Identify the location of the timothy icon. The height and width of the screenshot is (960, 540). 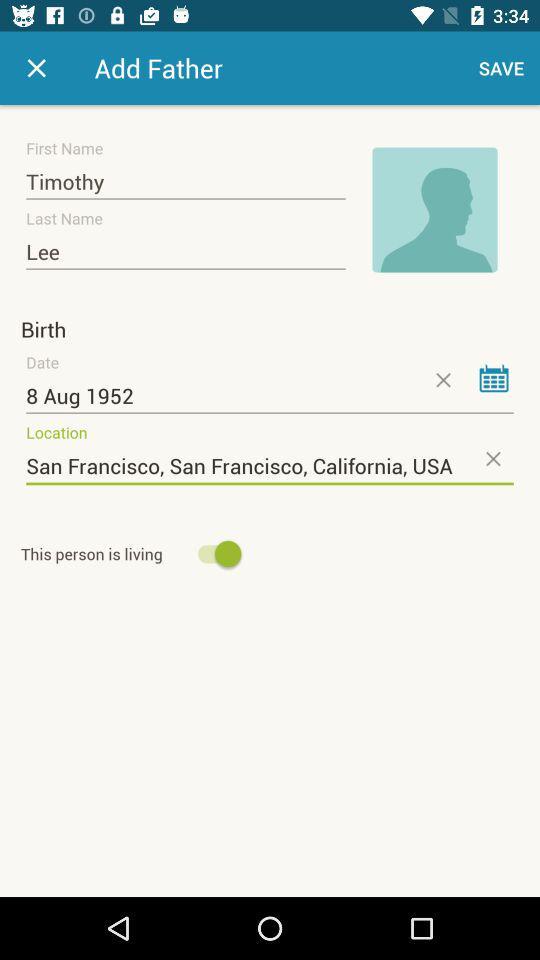
(185, 182).